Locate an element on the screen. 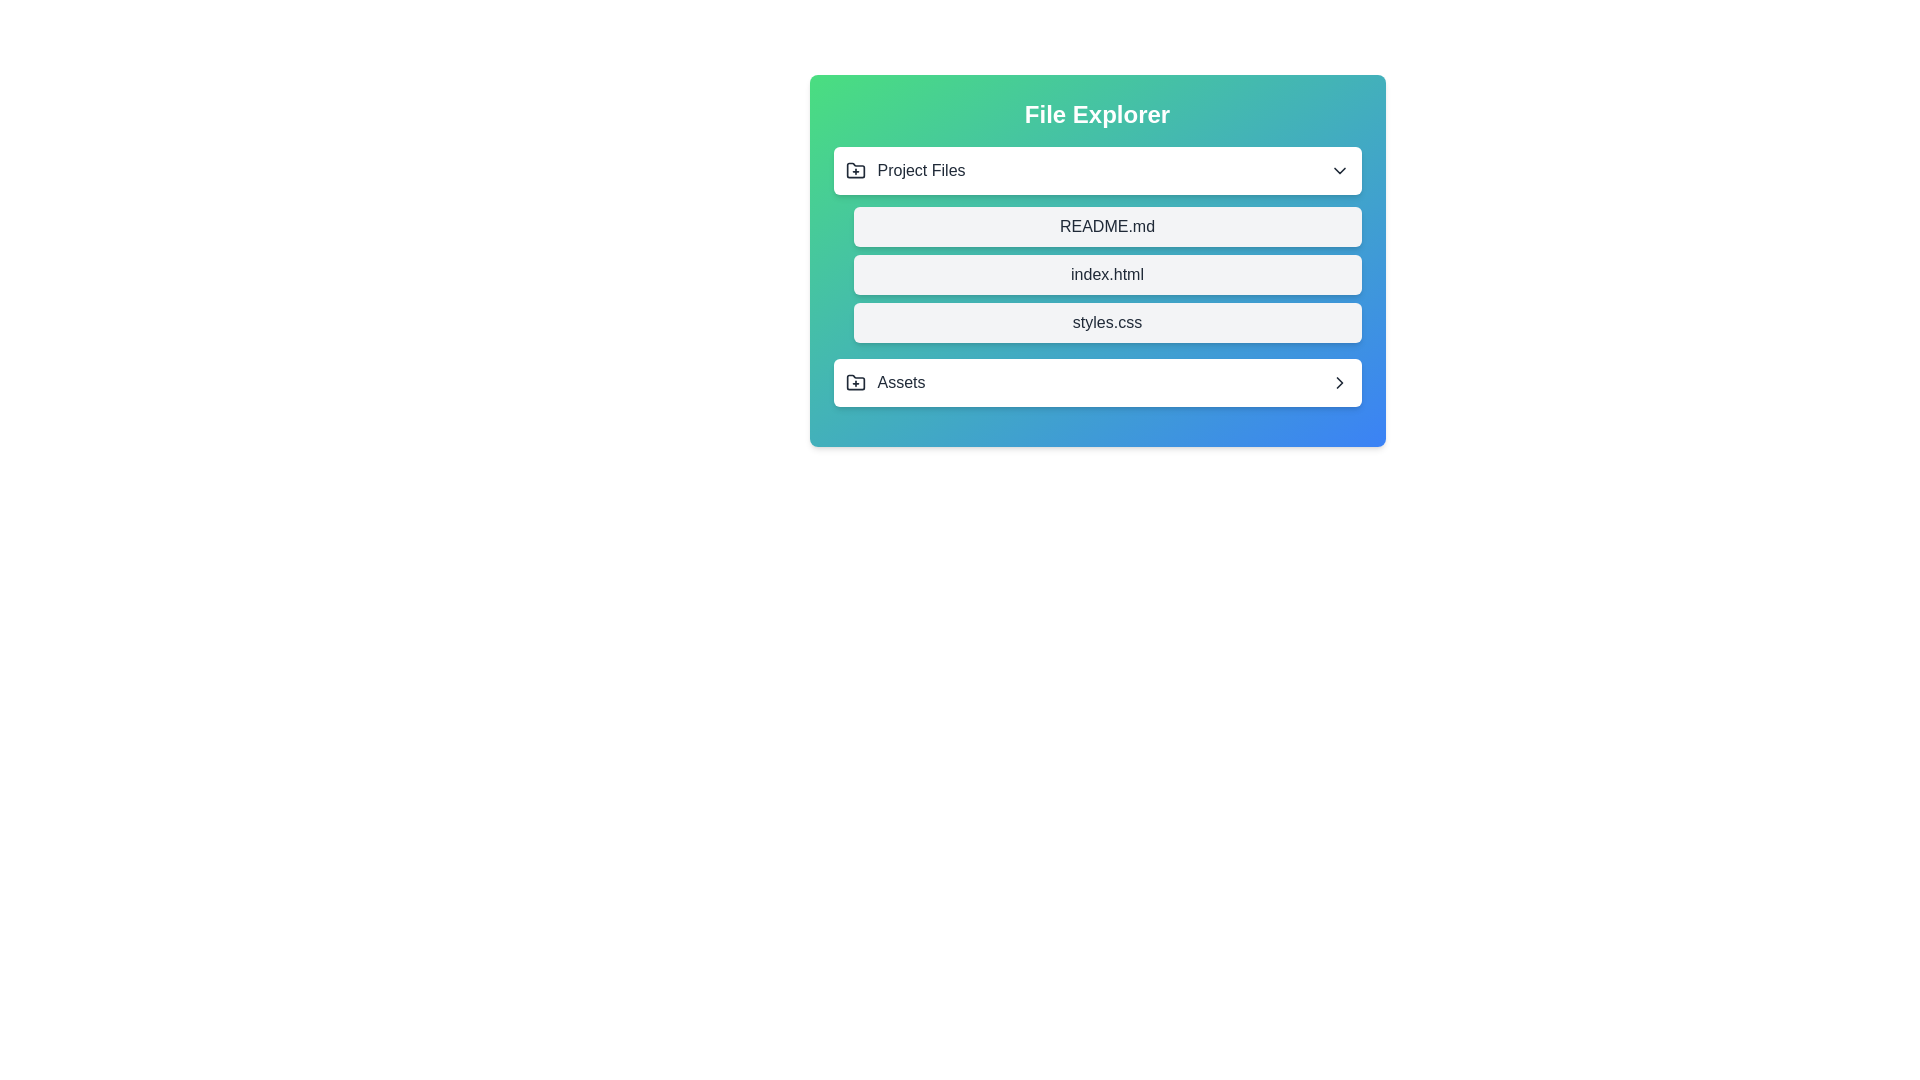 The height and width of the screenshot is (1080, 1920). the 'README.md' button located in the upper section of the 'File Explorer' panel is located at coordinates (1106, 226).